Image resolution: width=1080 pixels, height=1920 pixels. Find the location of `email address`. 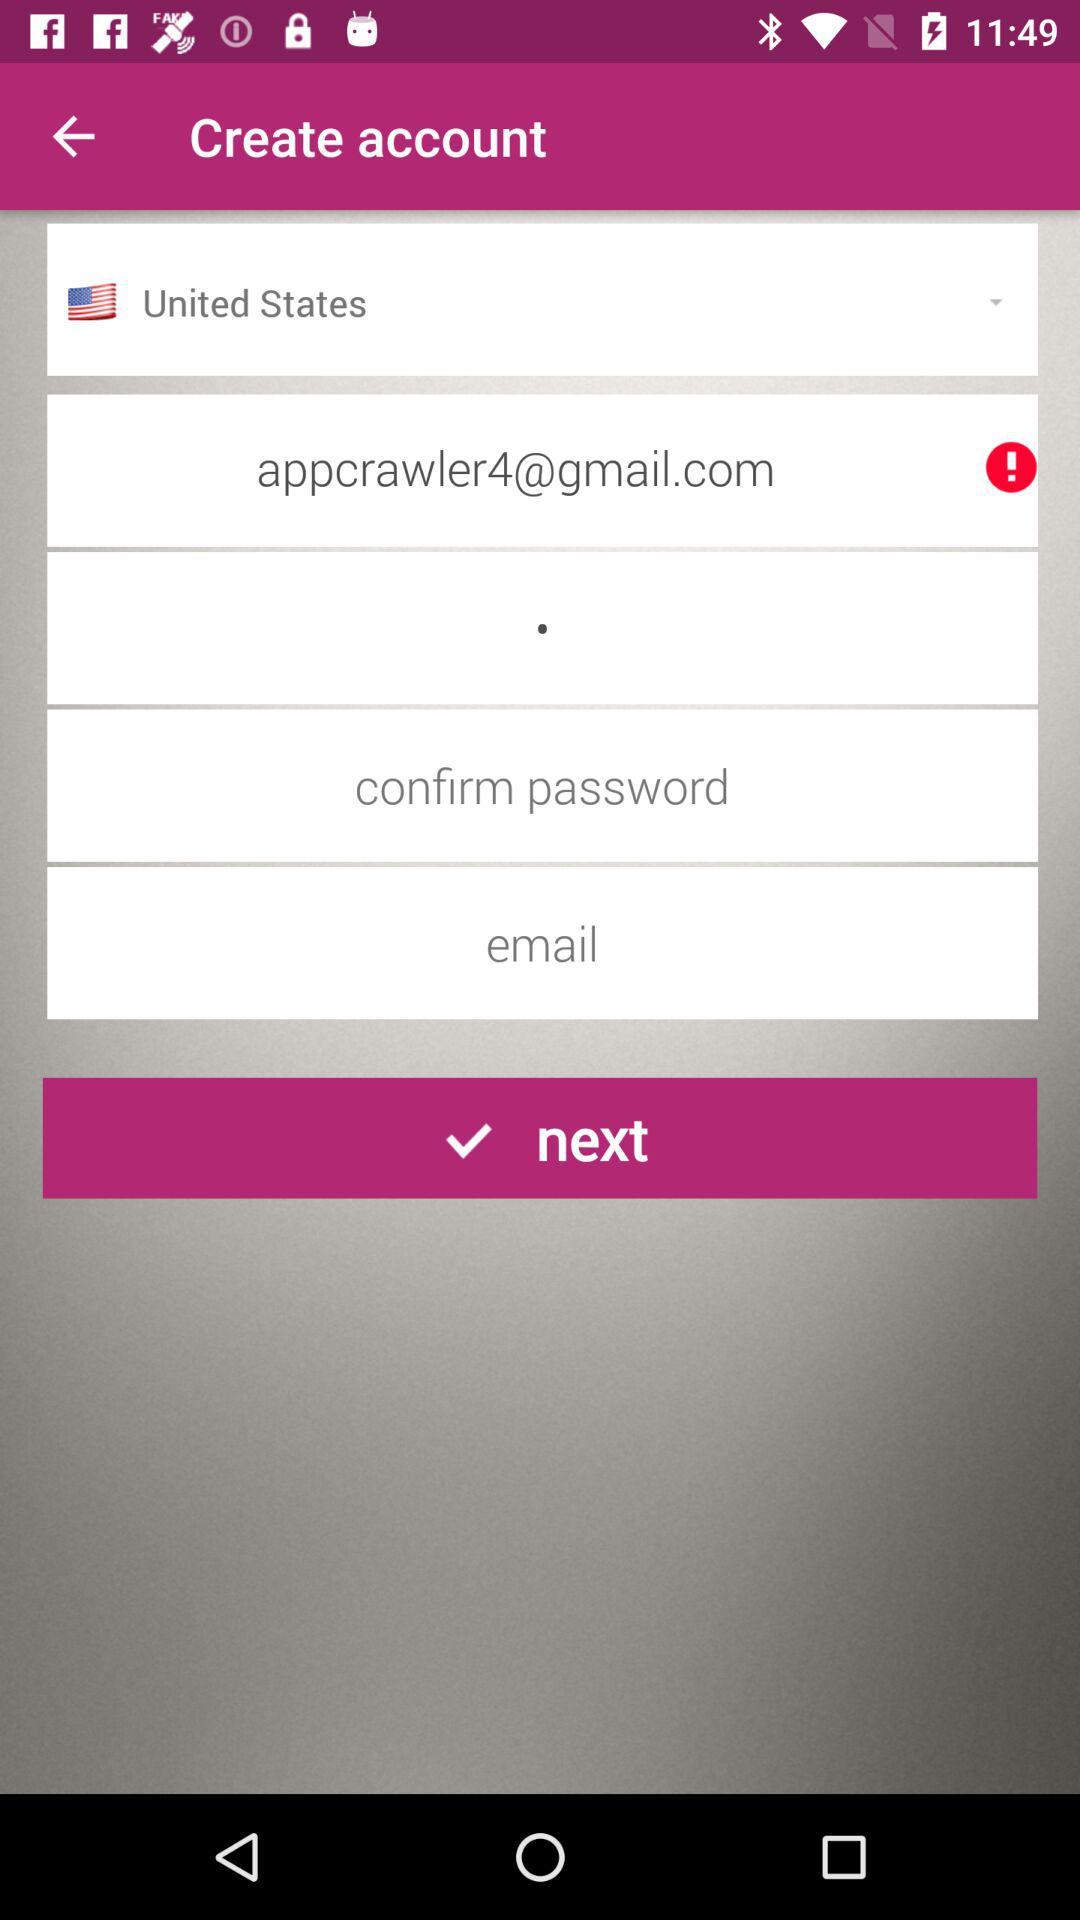

email address is located at coordinates (542, 942).